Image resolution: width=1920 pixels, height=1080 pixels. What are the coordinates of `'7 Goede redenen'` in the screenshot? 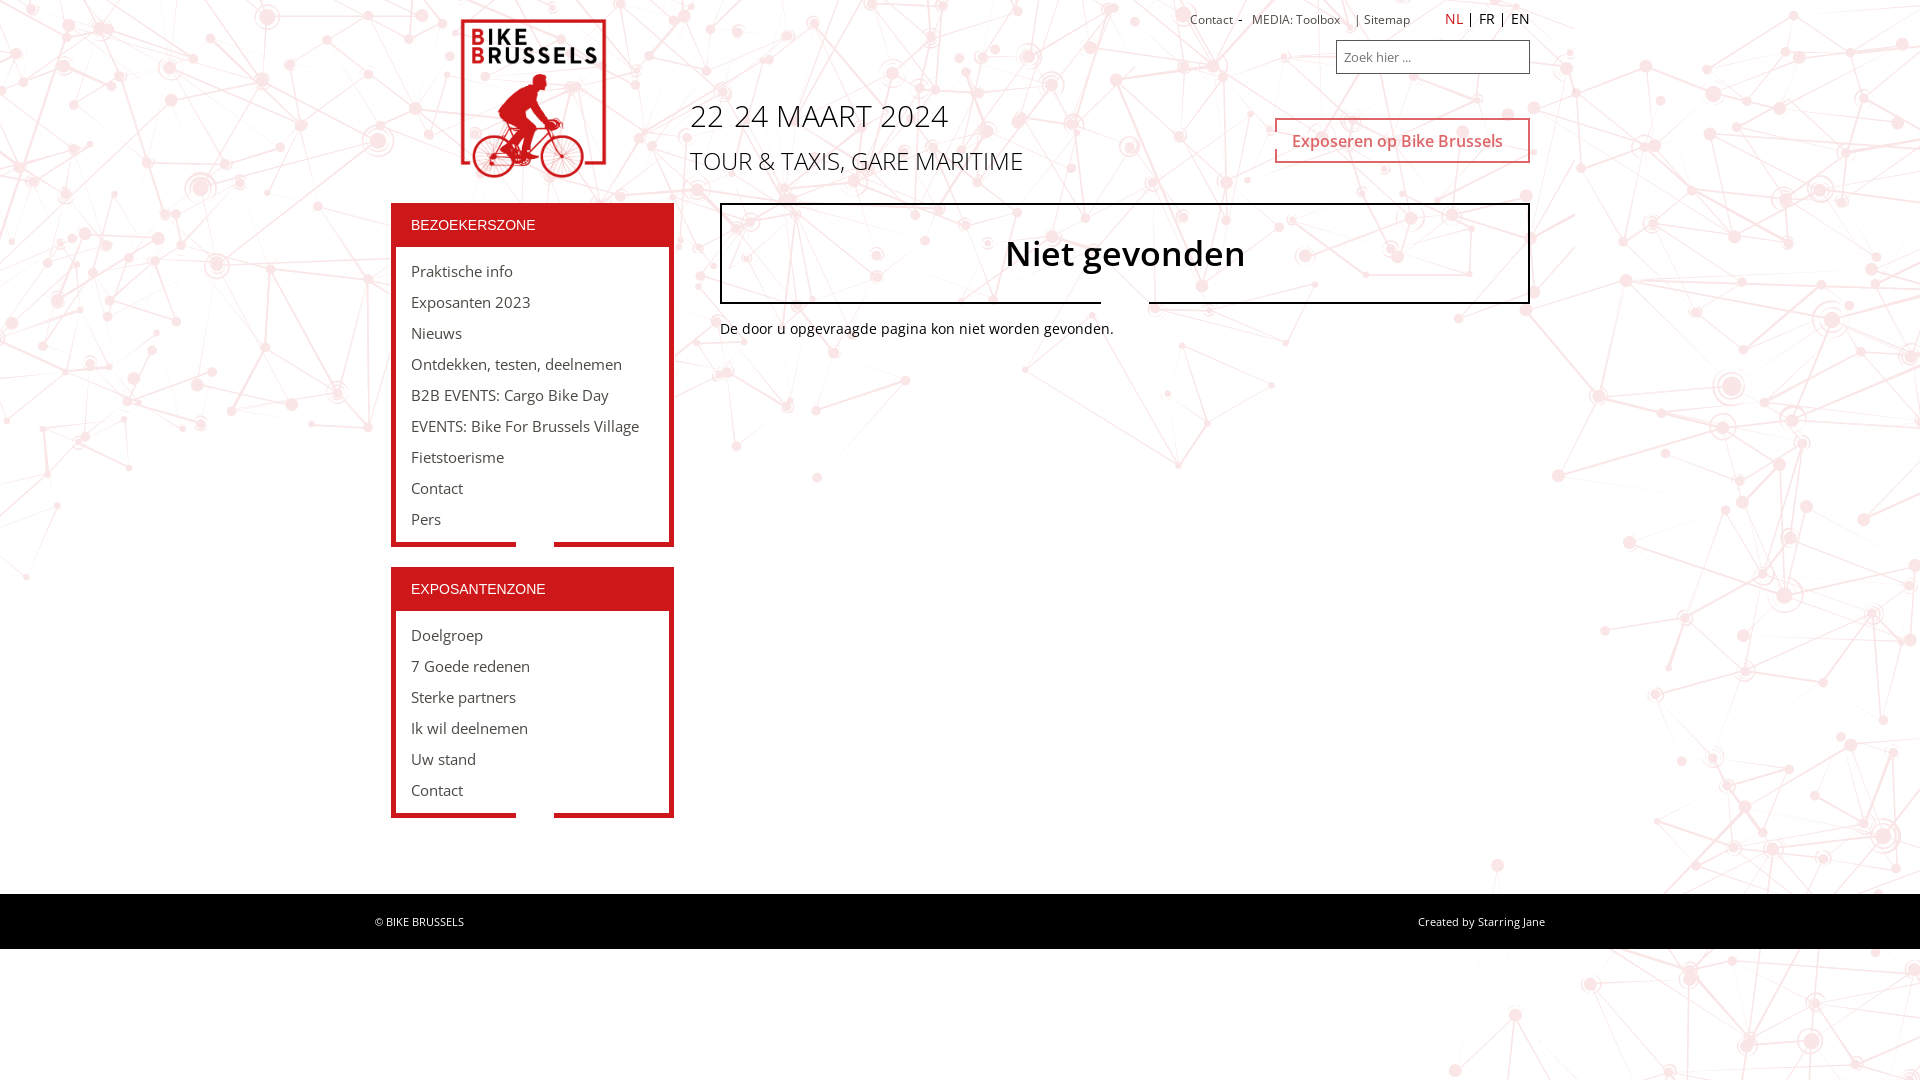 It's located at (532, 666).